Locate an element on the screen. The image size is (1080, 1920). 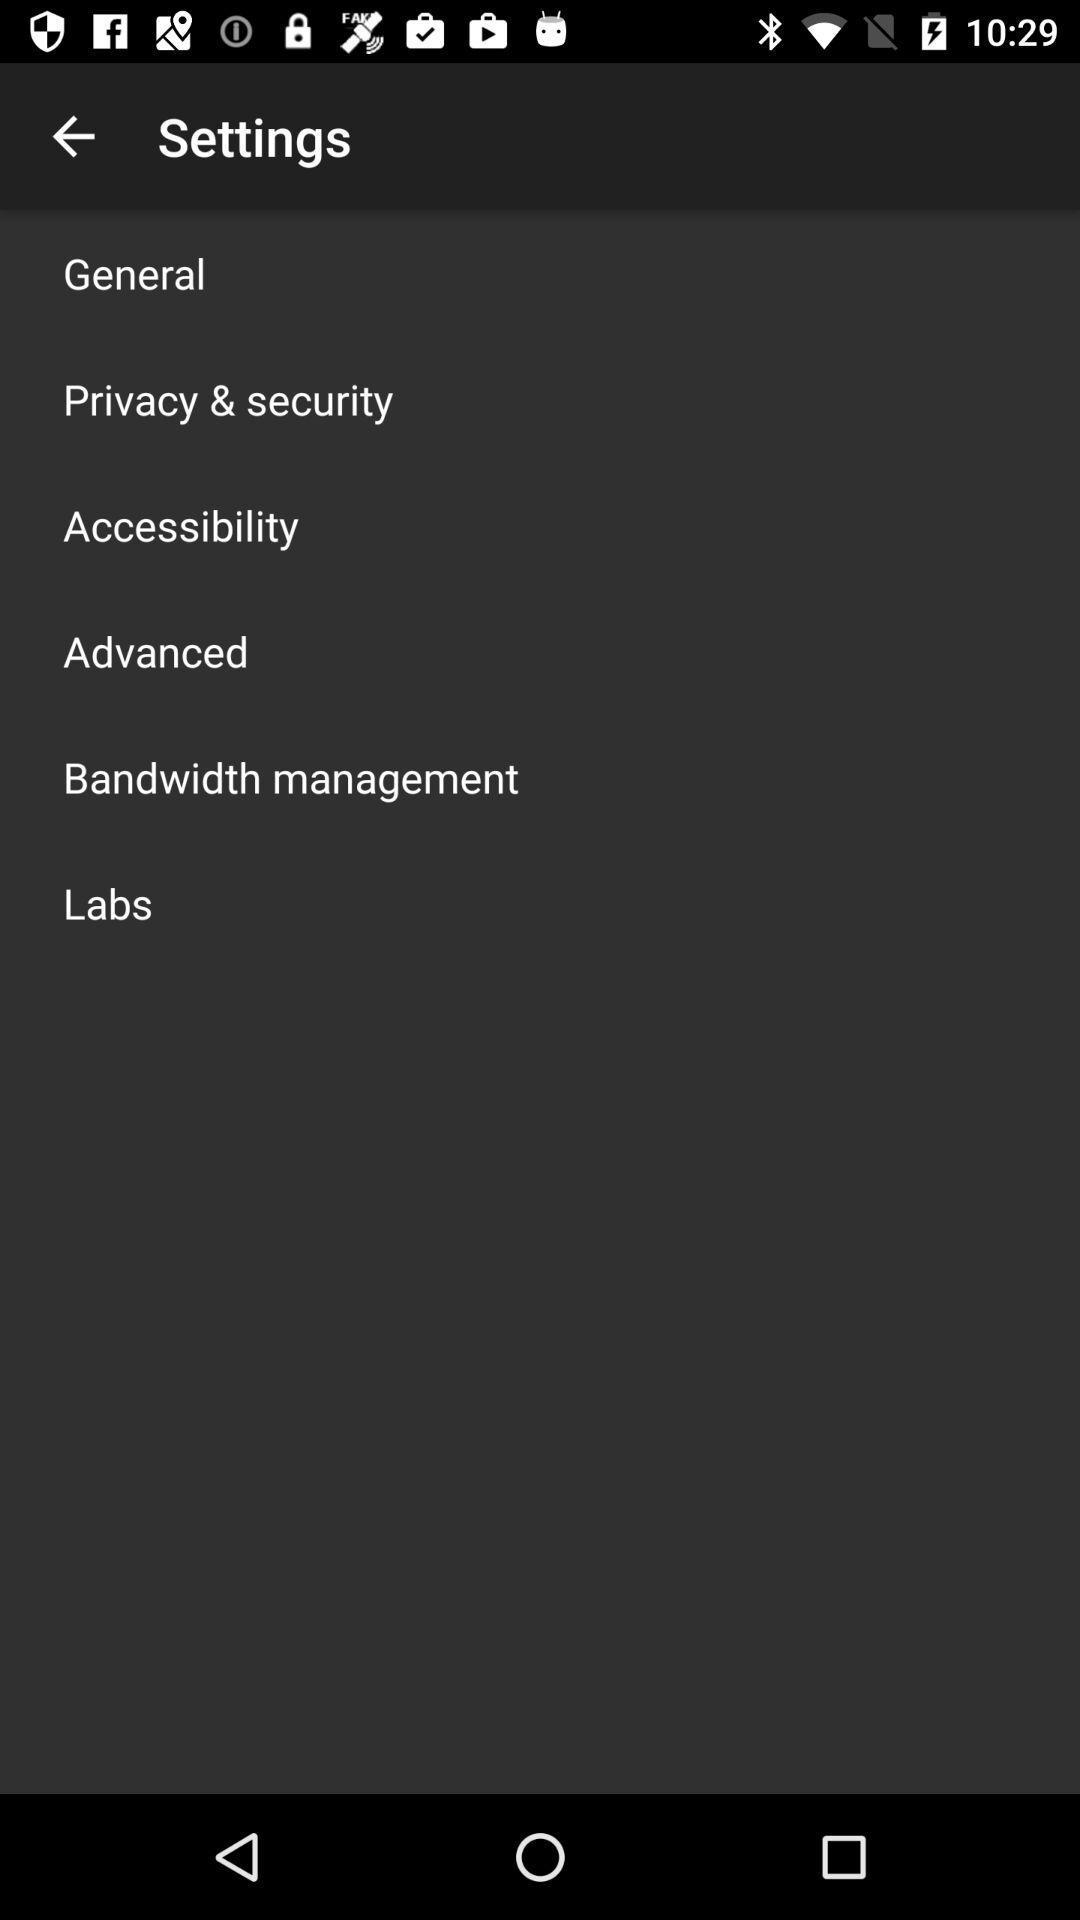
the advanced is located at coordinates (154, 651).